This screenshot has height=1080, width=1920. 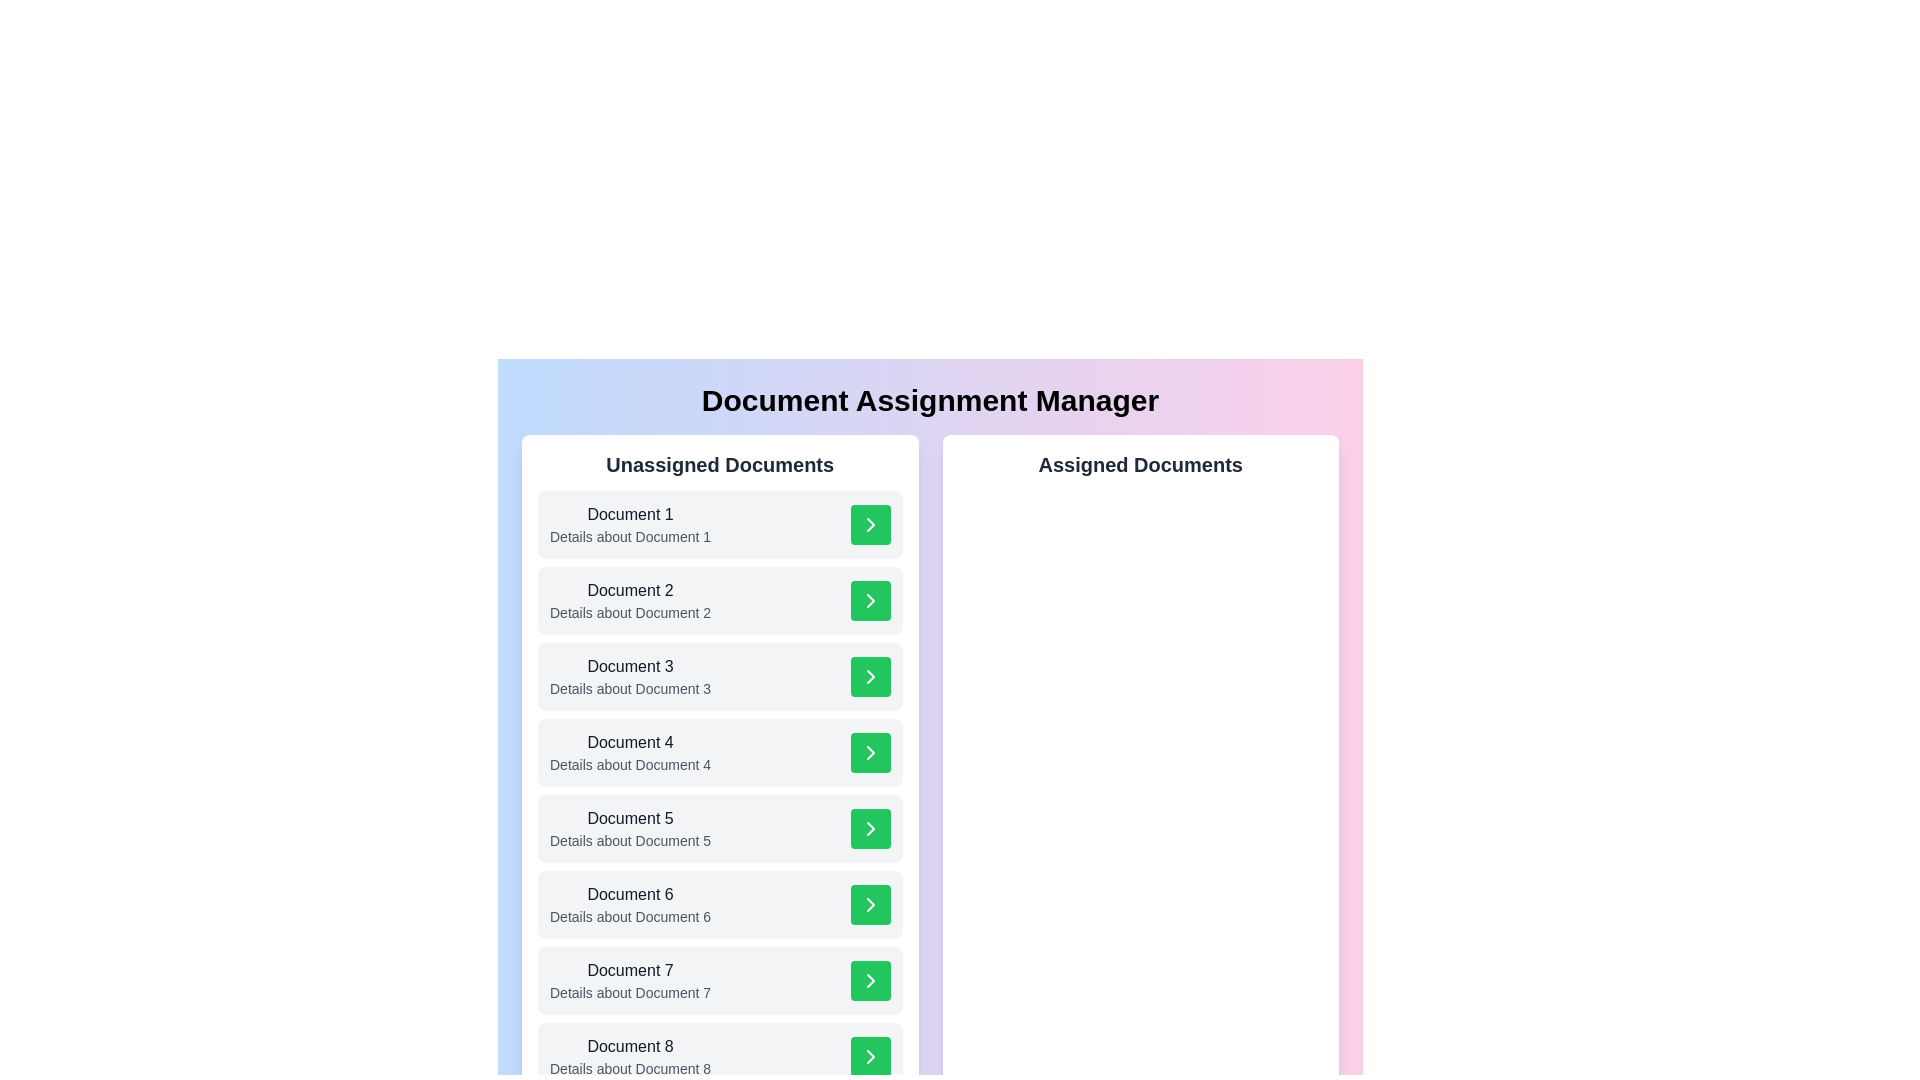 What do you see at coordinates (629, 818) in the screenshot?
I see `the Text label displaying the name of 'Document 5' in the fifth row of the 'Unassigned Documents' list` at bounding box center [629, 818].